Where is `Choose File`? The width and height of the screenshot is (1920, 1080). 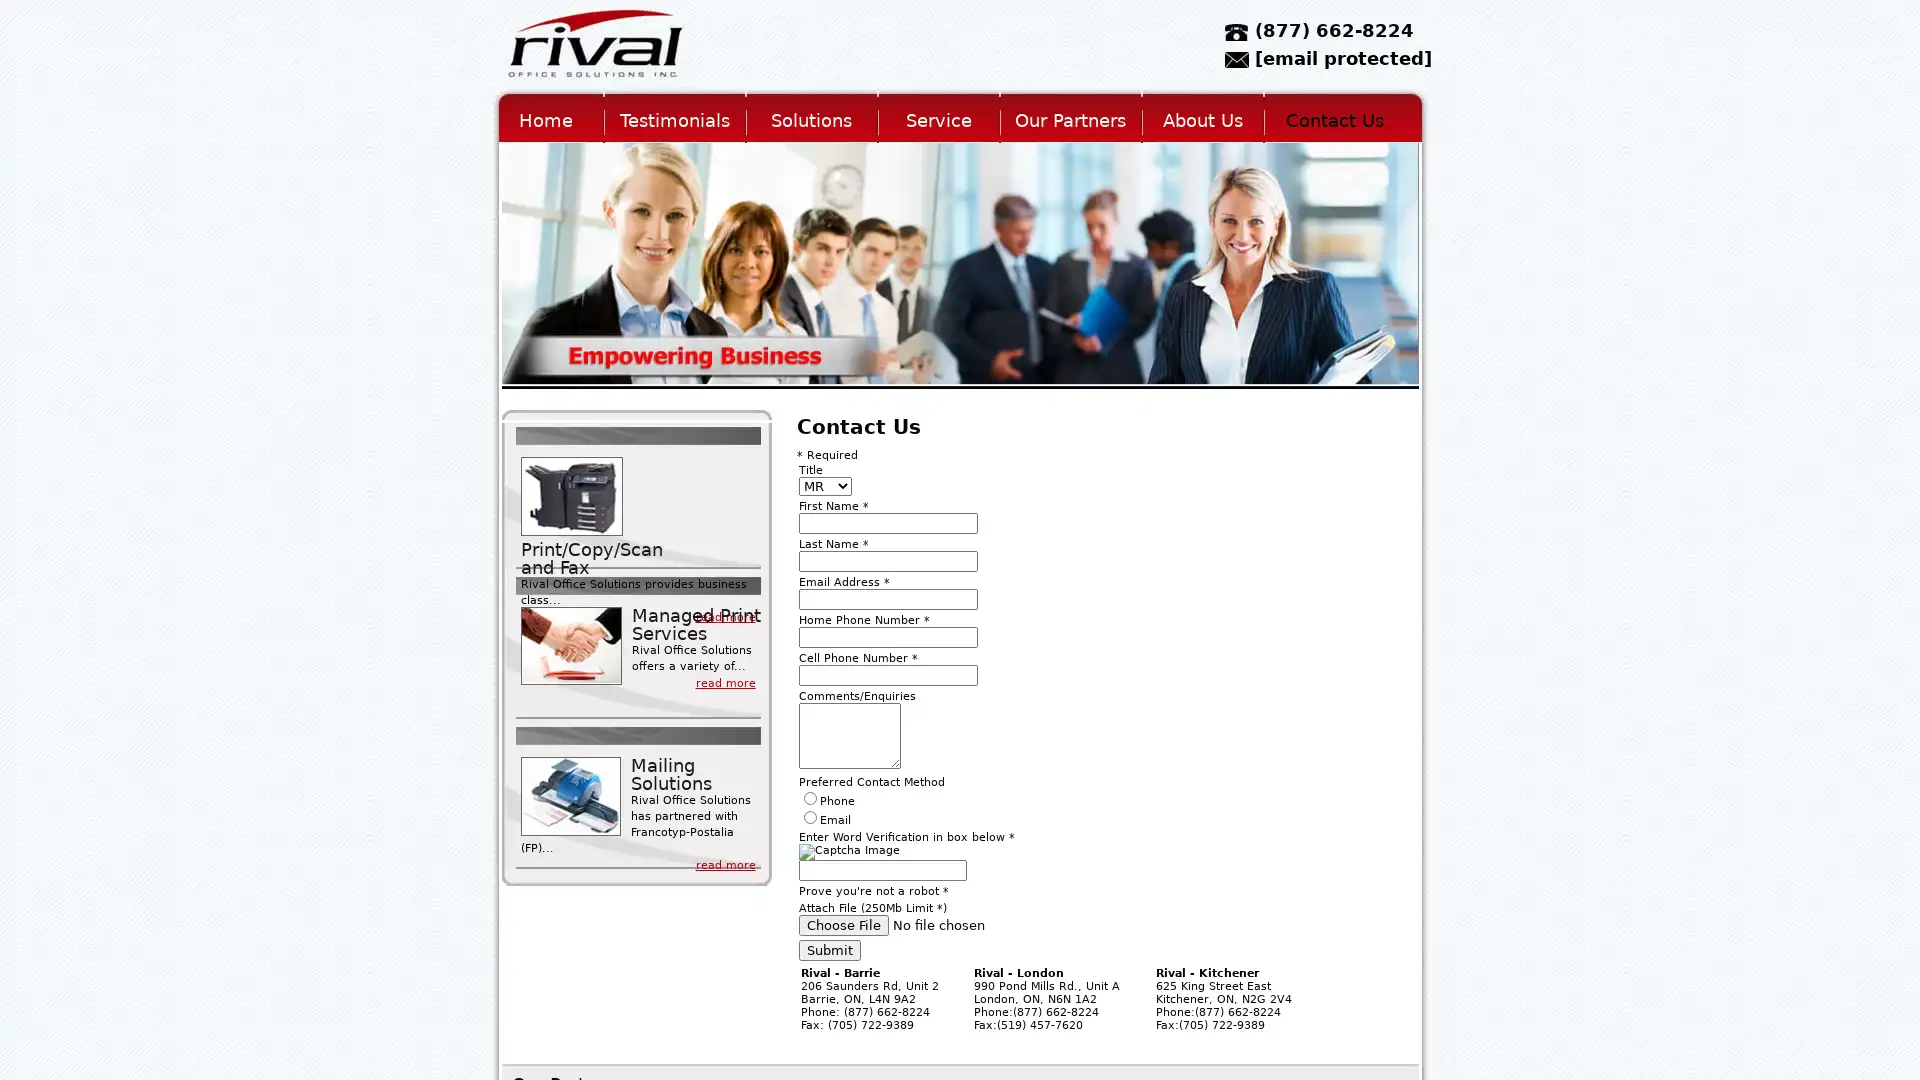 Choose File is located at coordinates (843, 925).